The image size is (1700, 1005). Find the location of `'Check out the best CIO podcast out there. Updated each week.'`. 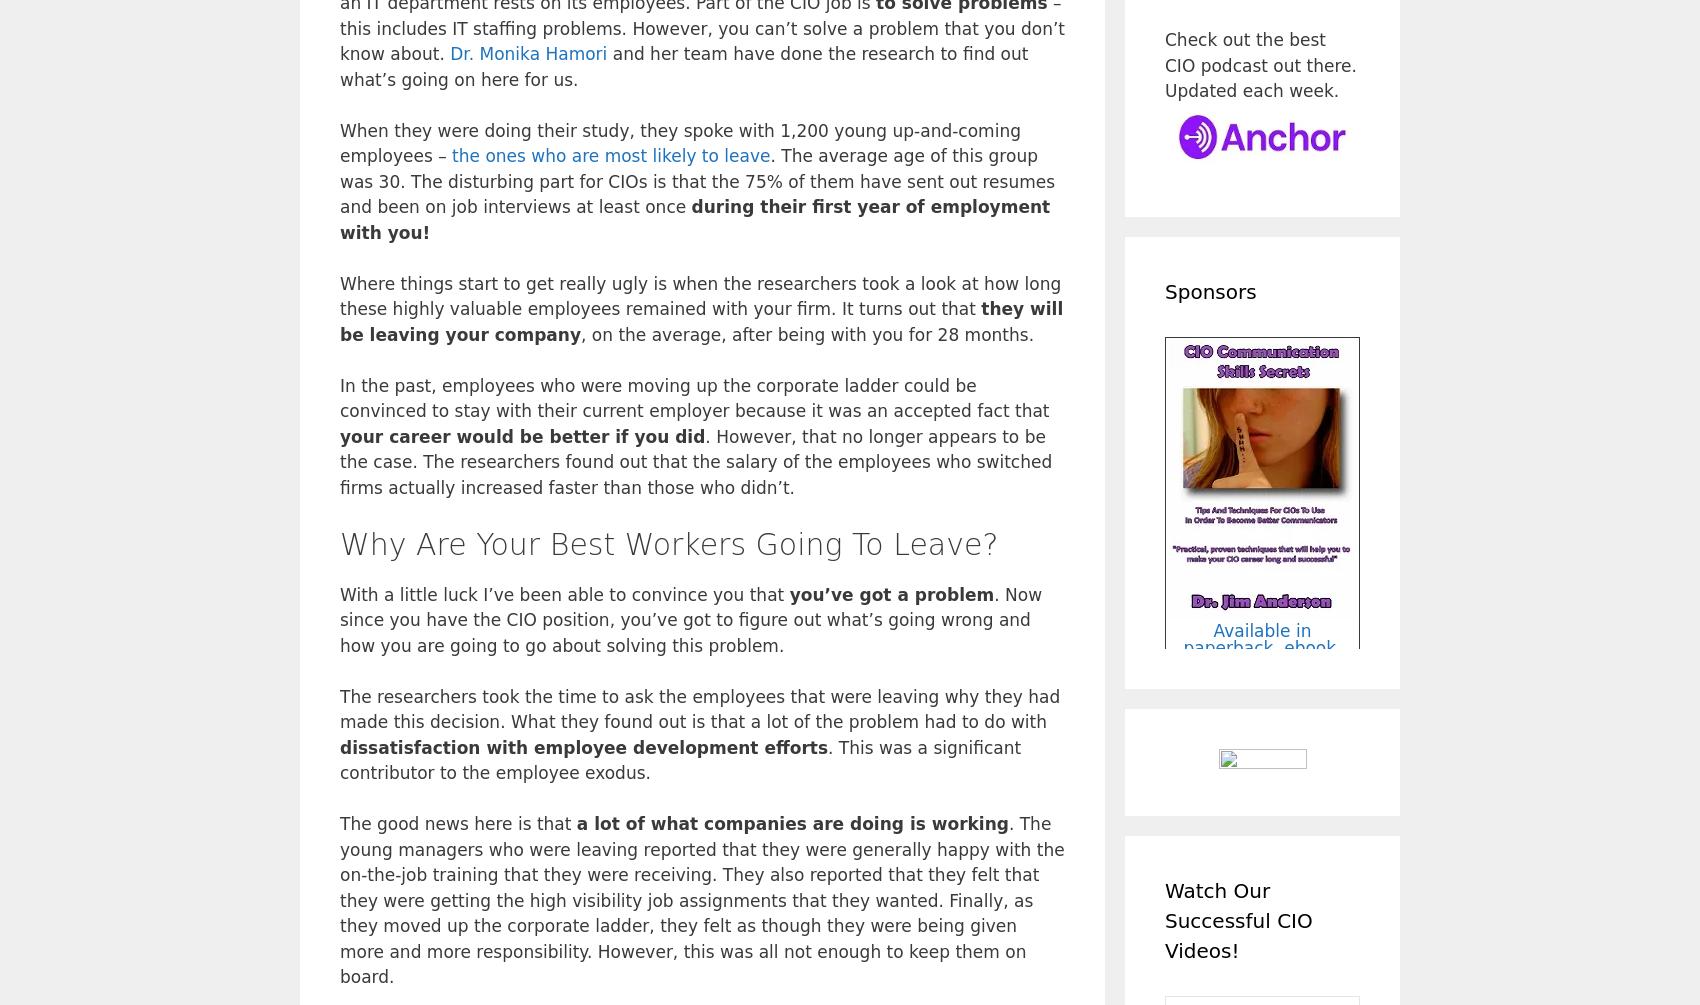

'Check out the best CIO podcast out there. Updated each week.' is located at coordinates (1259, 65).